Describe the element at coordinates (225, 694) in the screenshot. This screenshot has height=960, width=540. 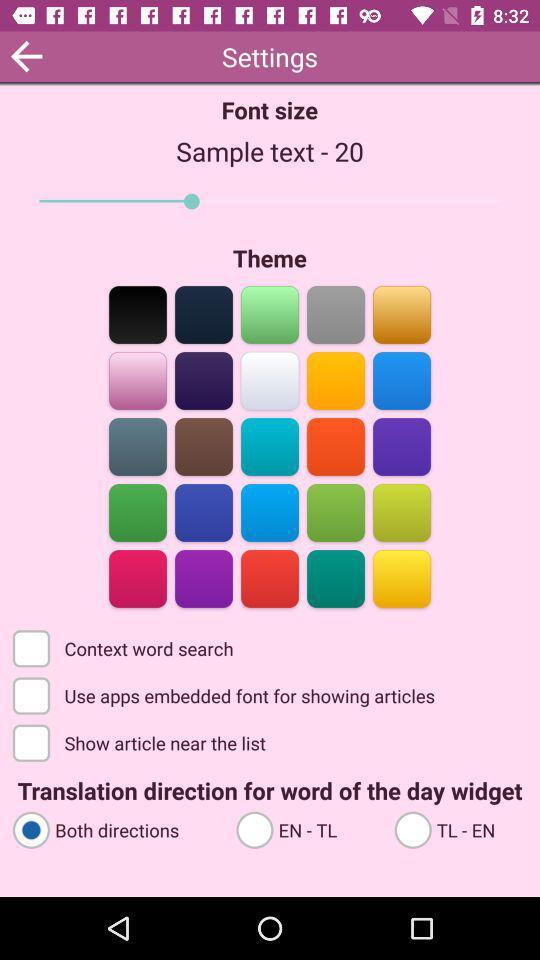
I see `item above show article near item` at that location.